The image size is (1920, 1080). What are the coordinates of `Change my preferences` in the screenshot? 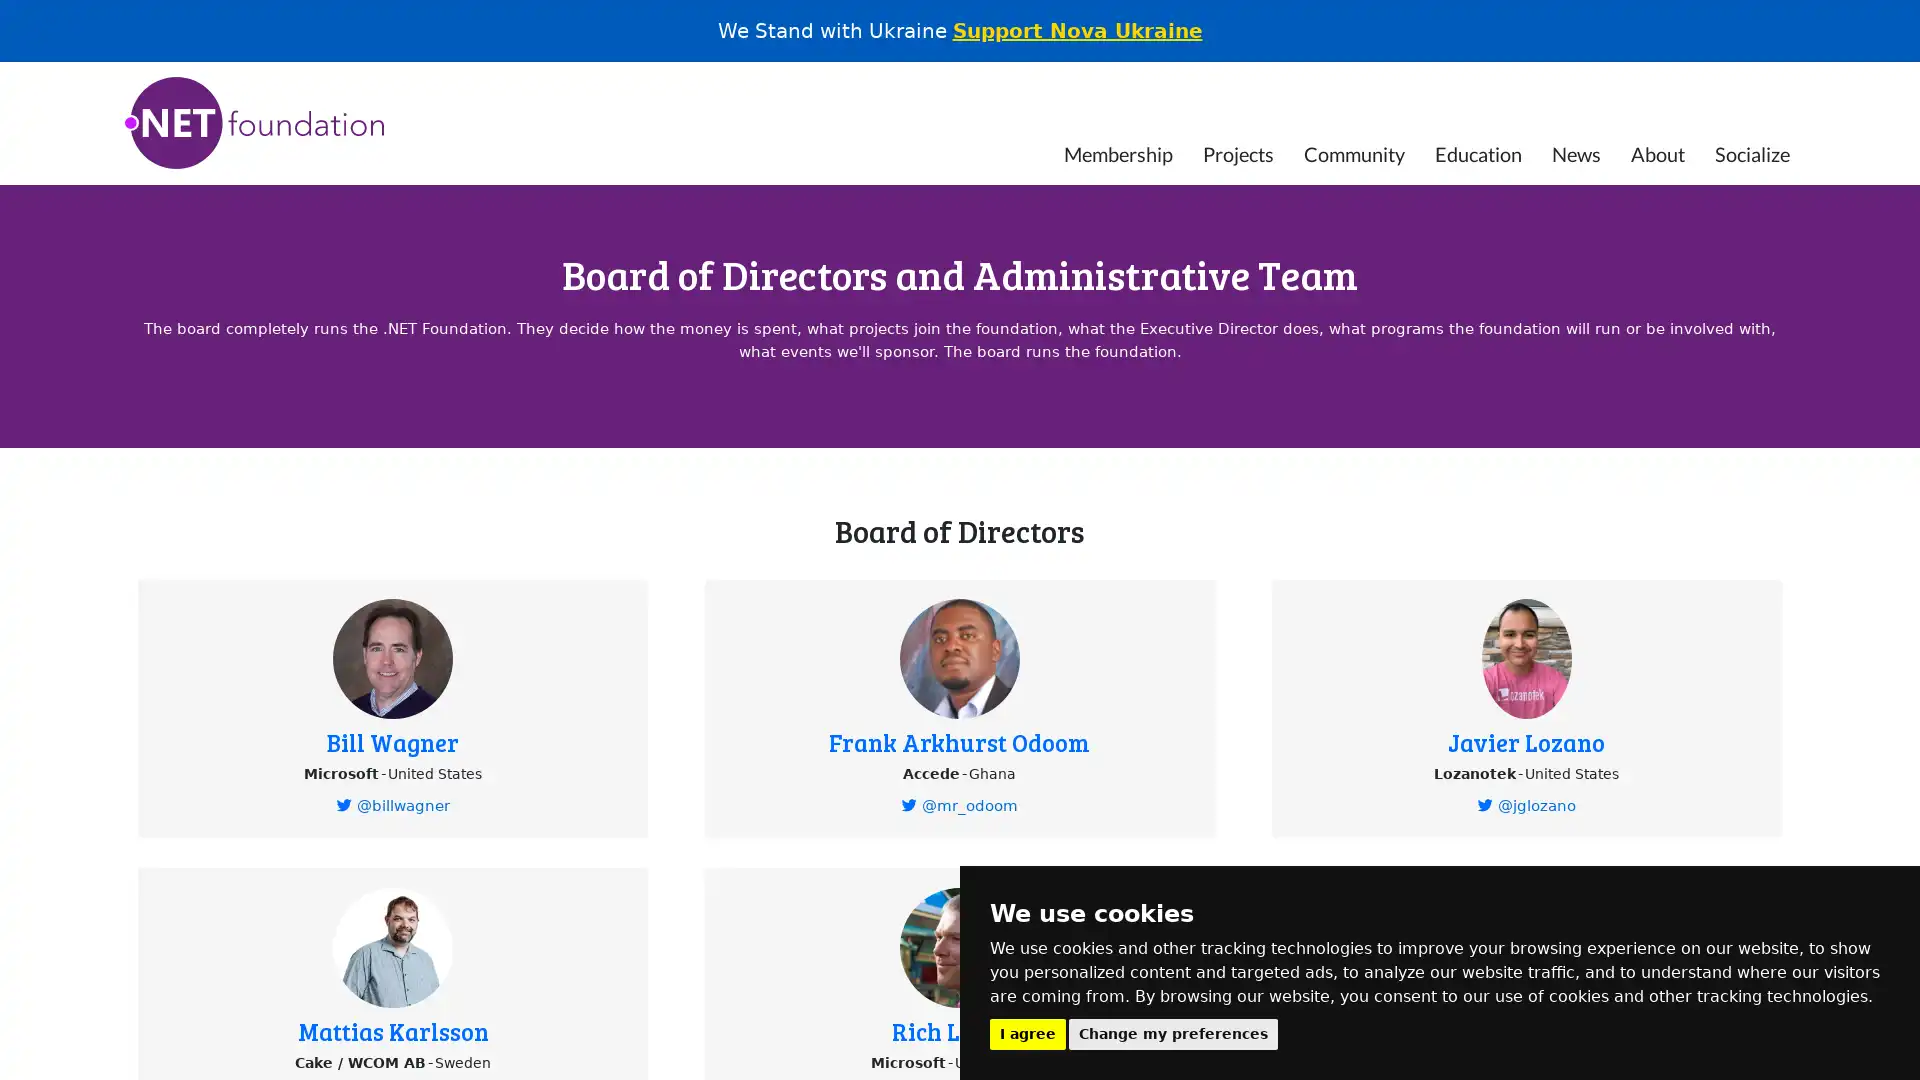 It's located at (1172, 1034).